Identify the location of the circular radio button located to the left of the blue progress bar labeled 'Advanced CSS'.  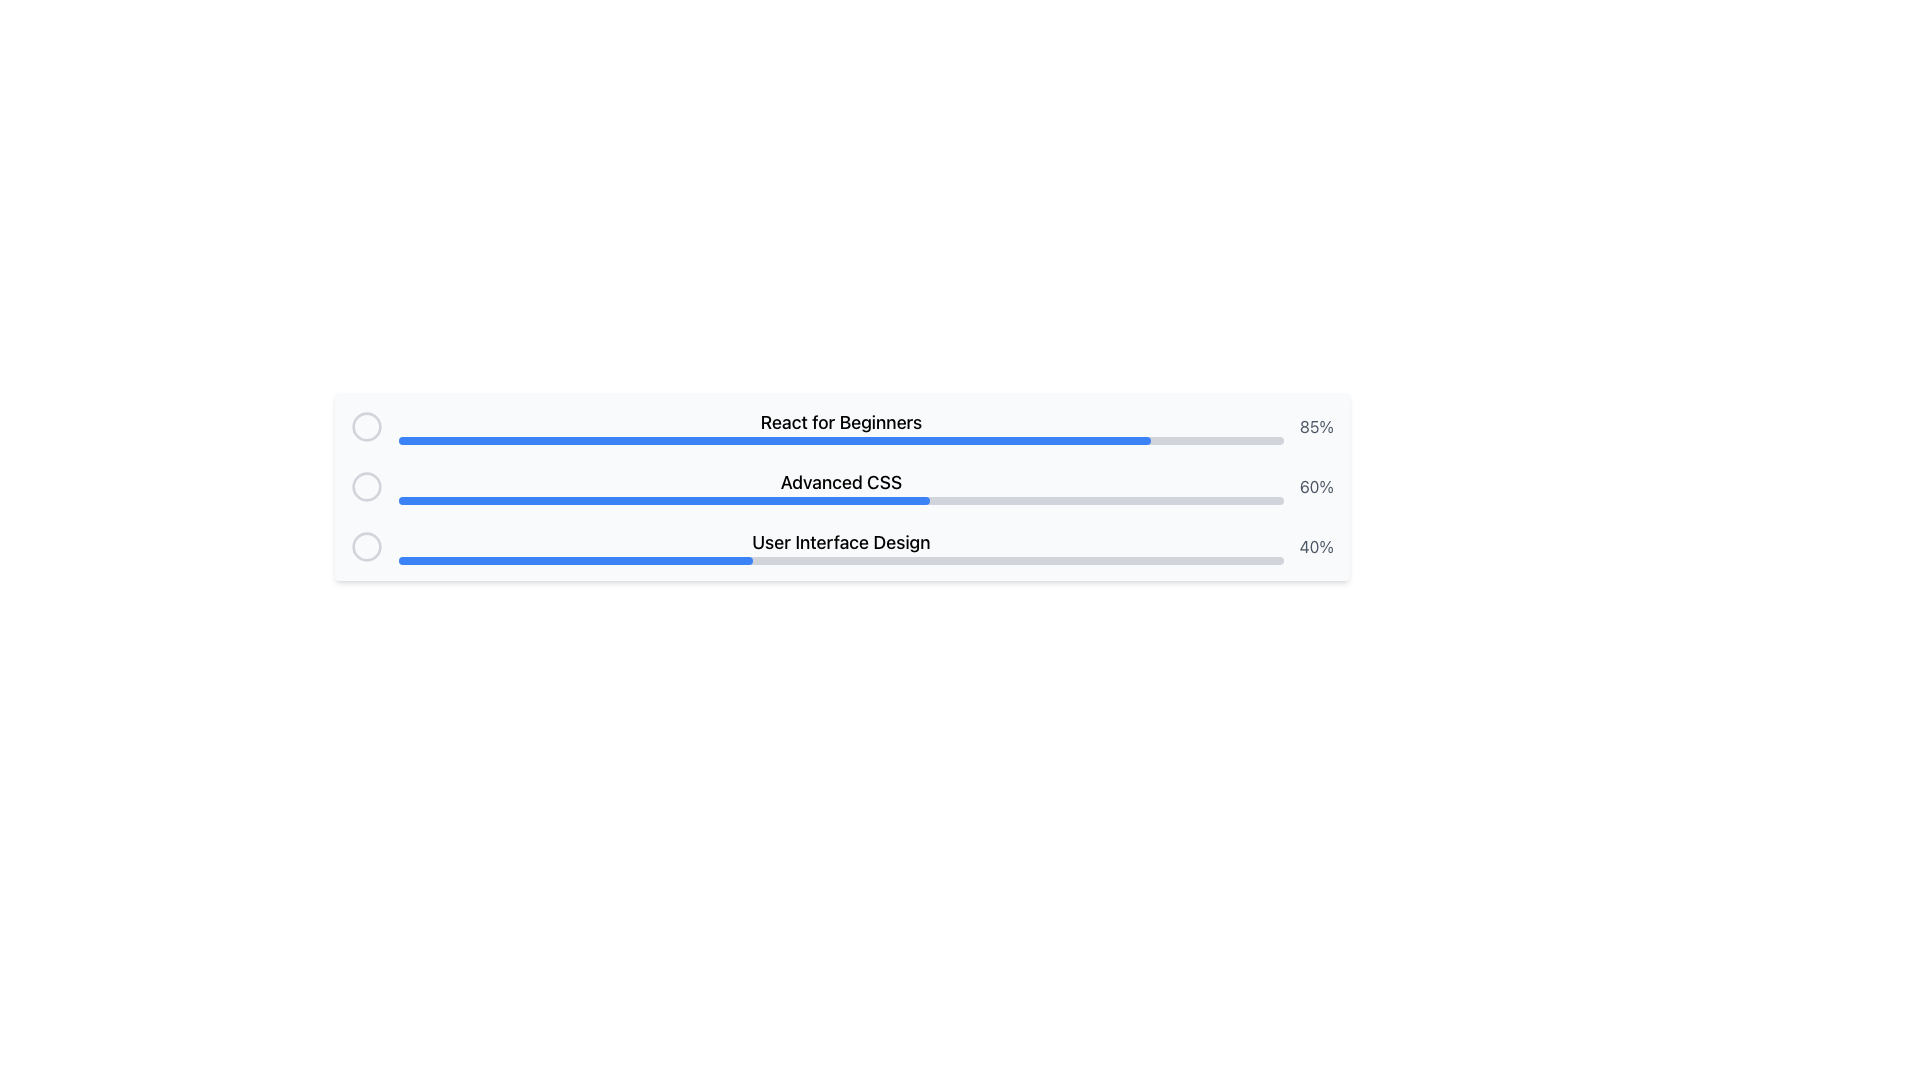
(366, 486).